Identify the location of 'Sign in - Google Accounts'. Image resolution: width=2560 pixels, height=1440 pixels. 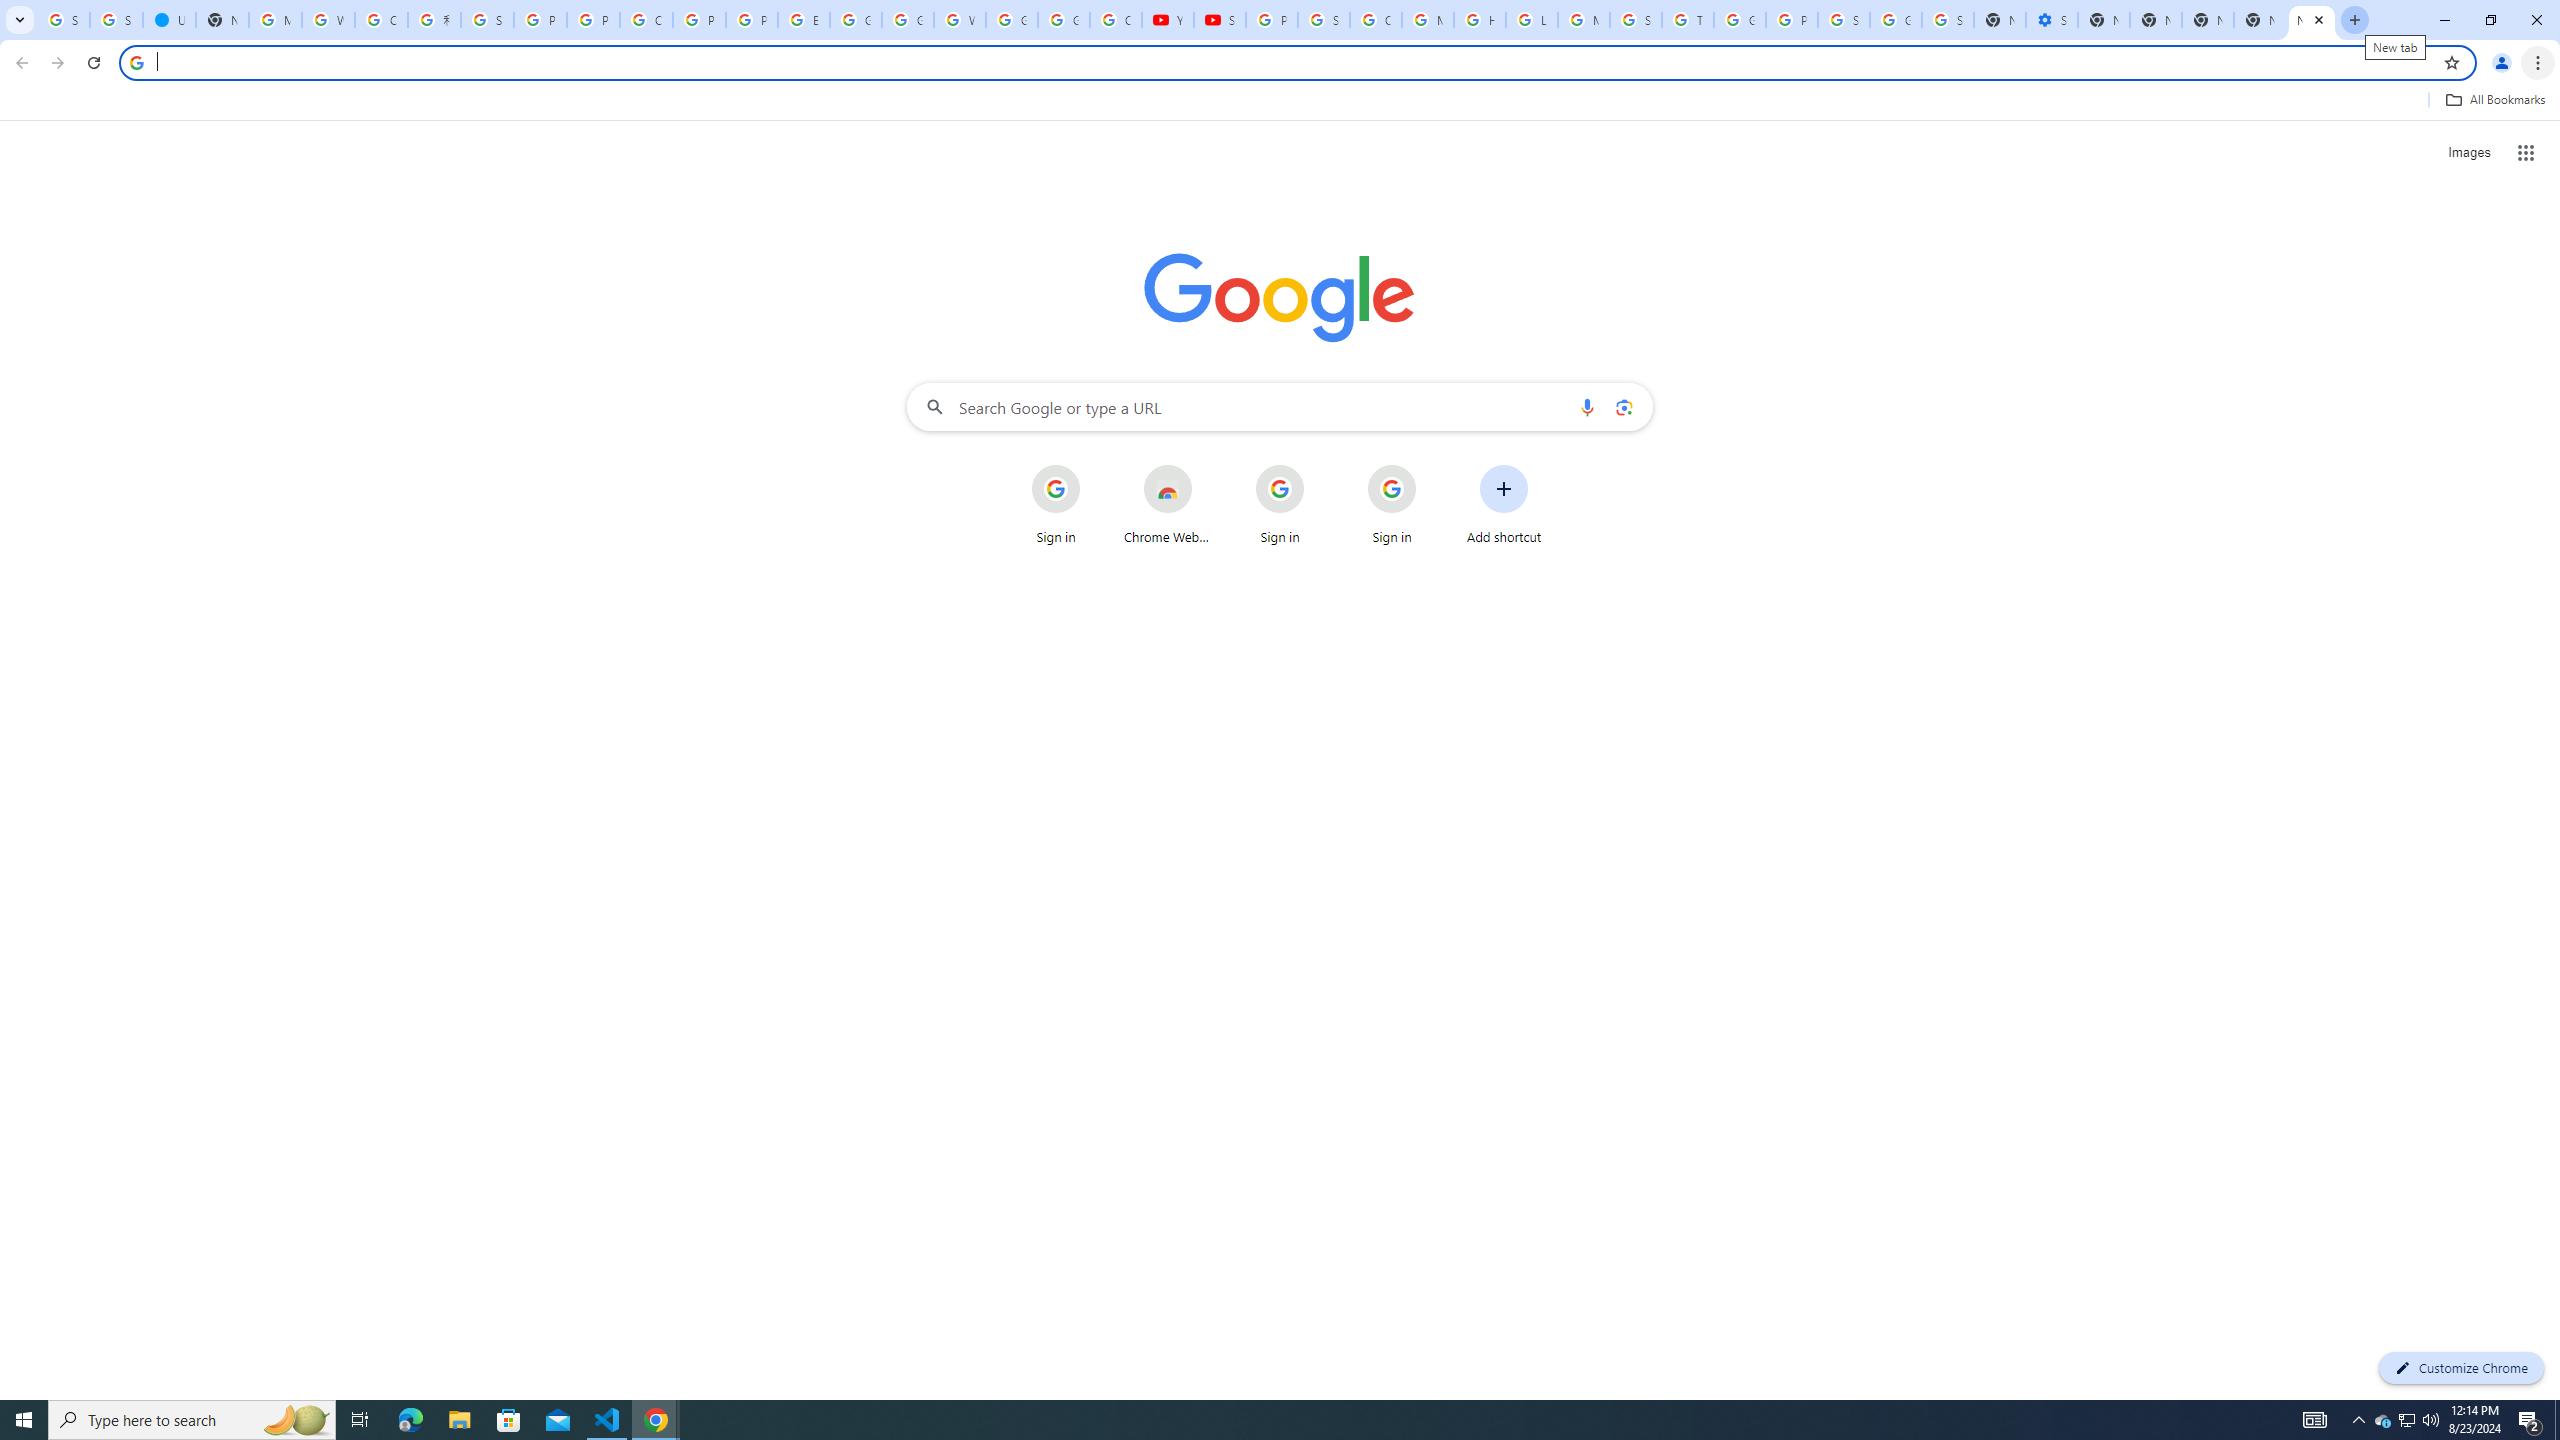
(486, 19).